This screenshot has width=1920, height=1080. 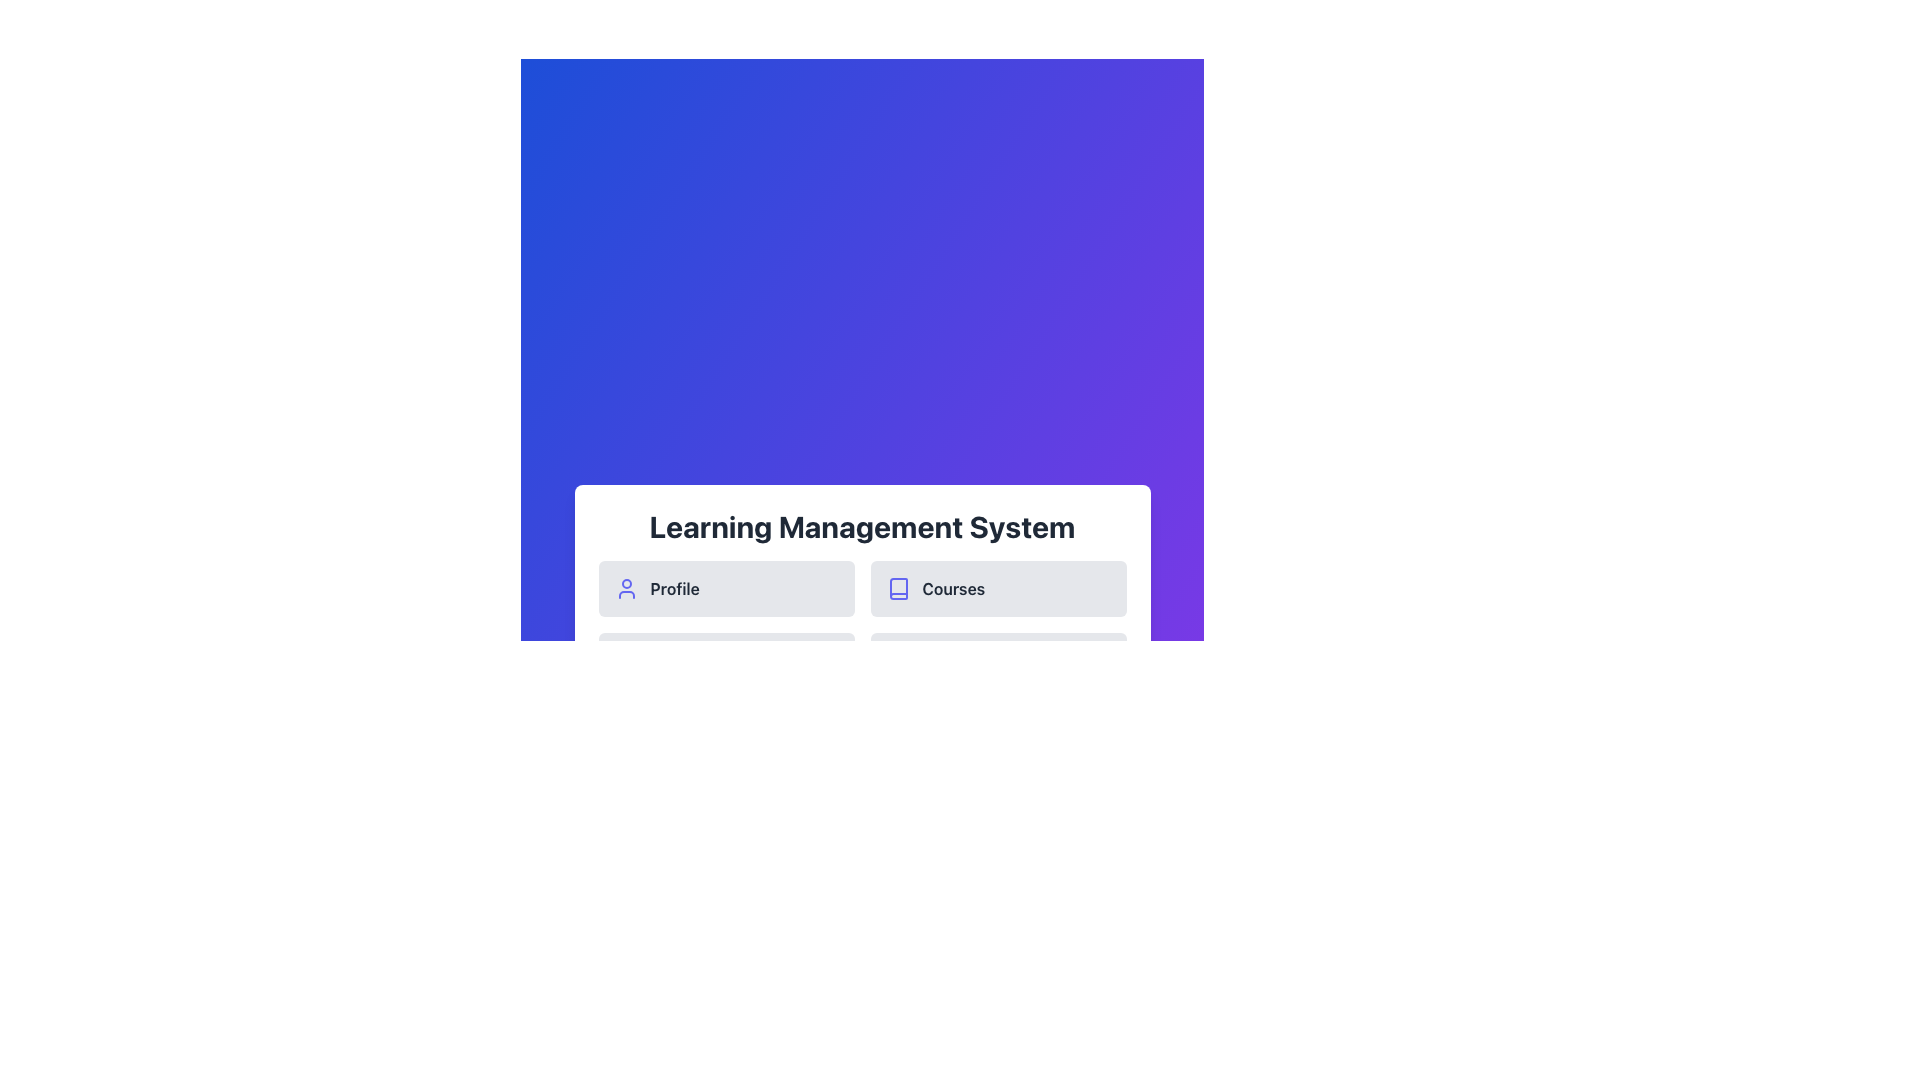 I want to click on text label that describes the option to access or view the user's profile information, positioned in the top-left portion of the panel, adjacent to the user icon, so click(x=675, y=588).